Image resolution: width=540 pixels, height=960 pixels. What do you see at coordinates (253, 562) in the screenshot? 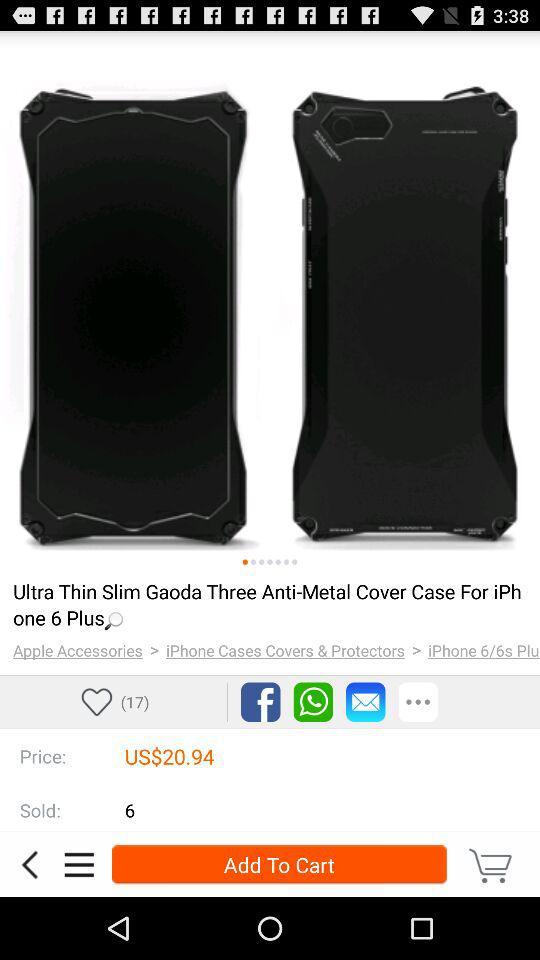
I see `displays second image in a series` at bounding box center [253, 562].